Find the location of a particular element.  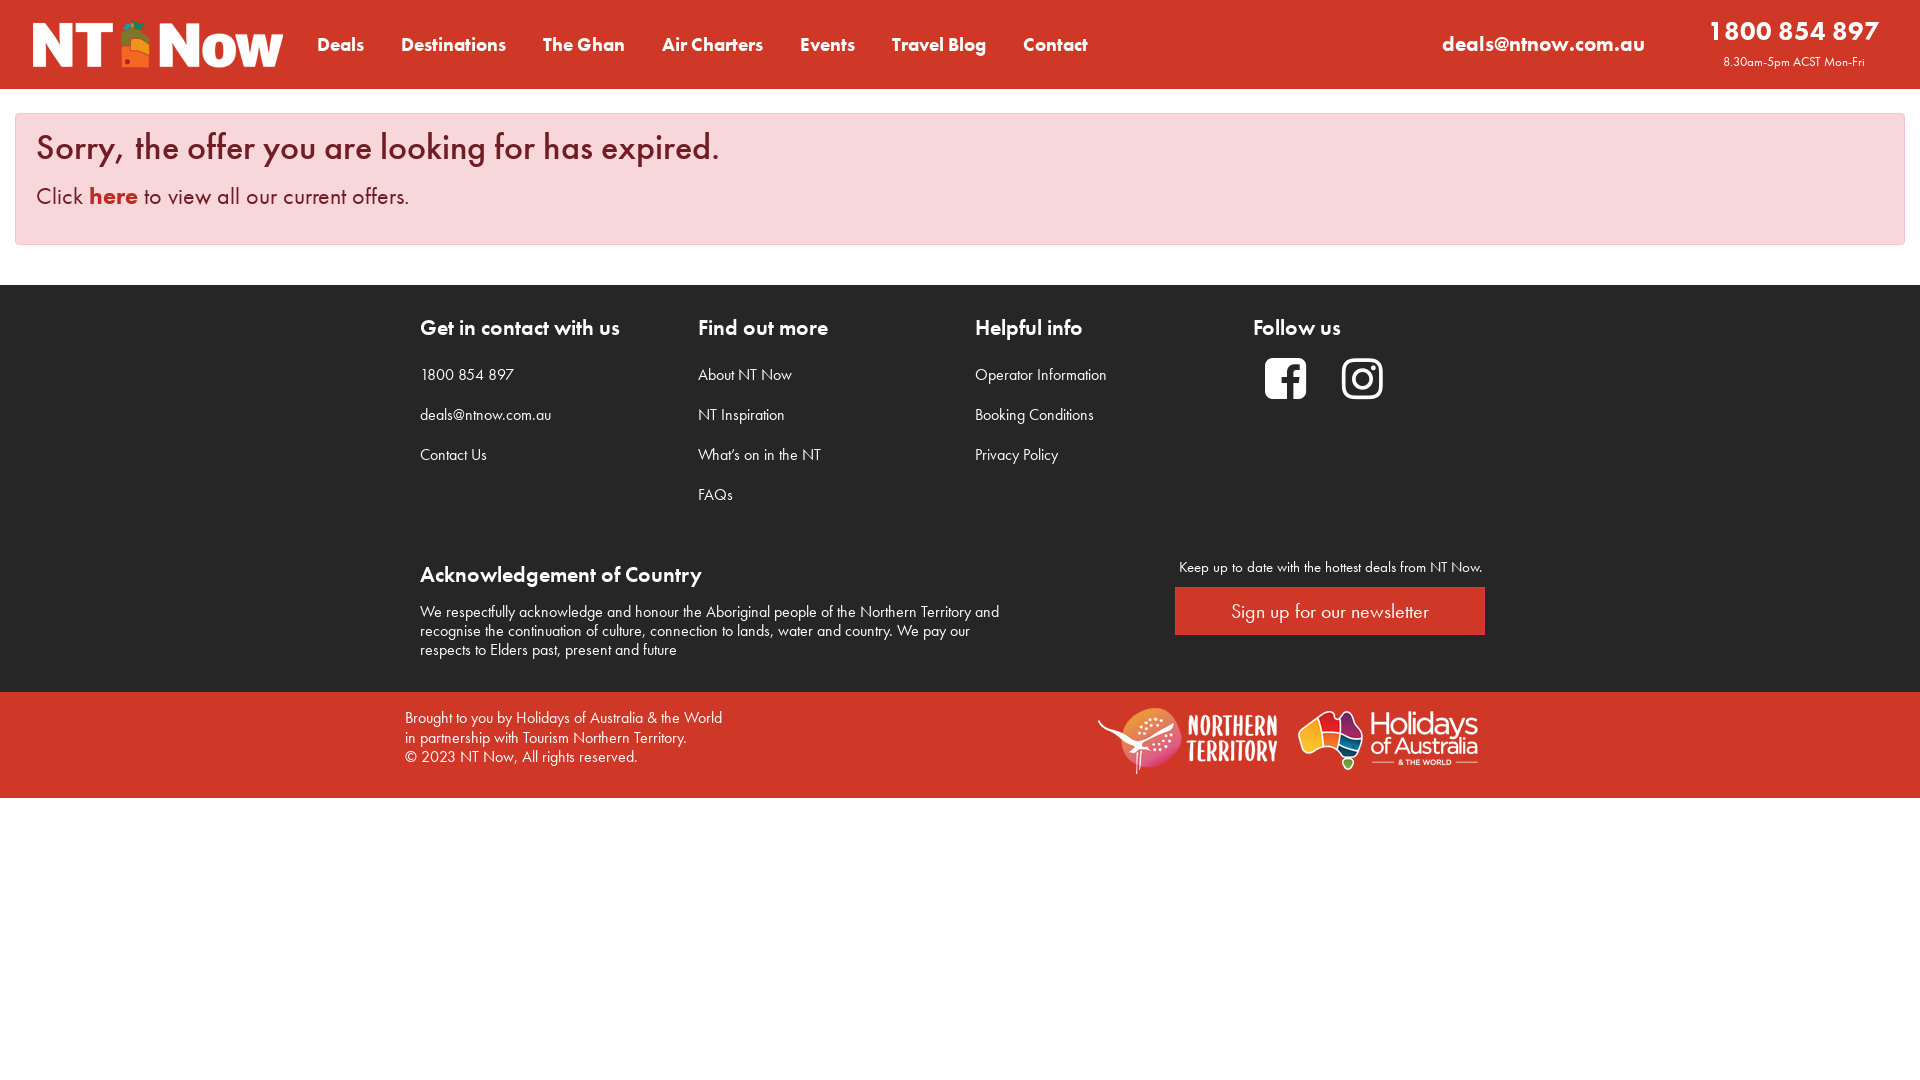

'Deals' is located at coordinates (340, 44).